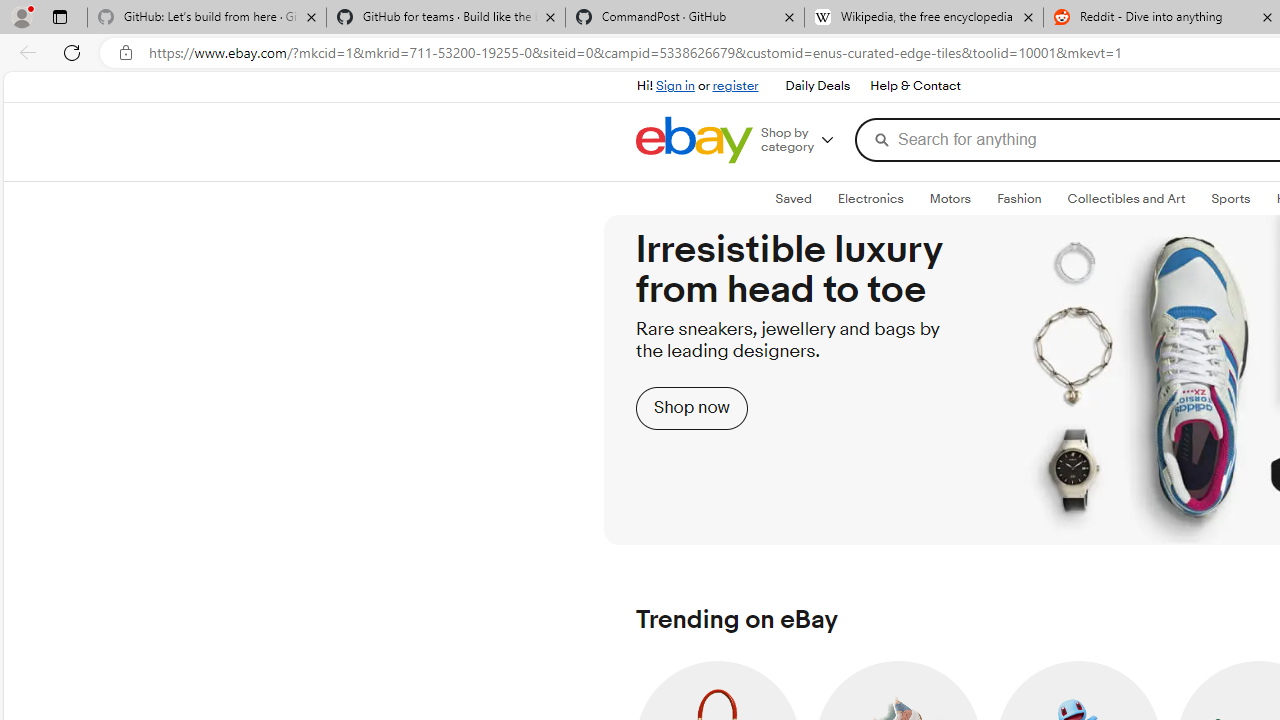 The width and height of the screenshot is (1280, 720). I want to click on 'Collectibles and Art', so click(1127, 199).